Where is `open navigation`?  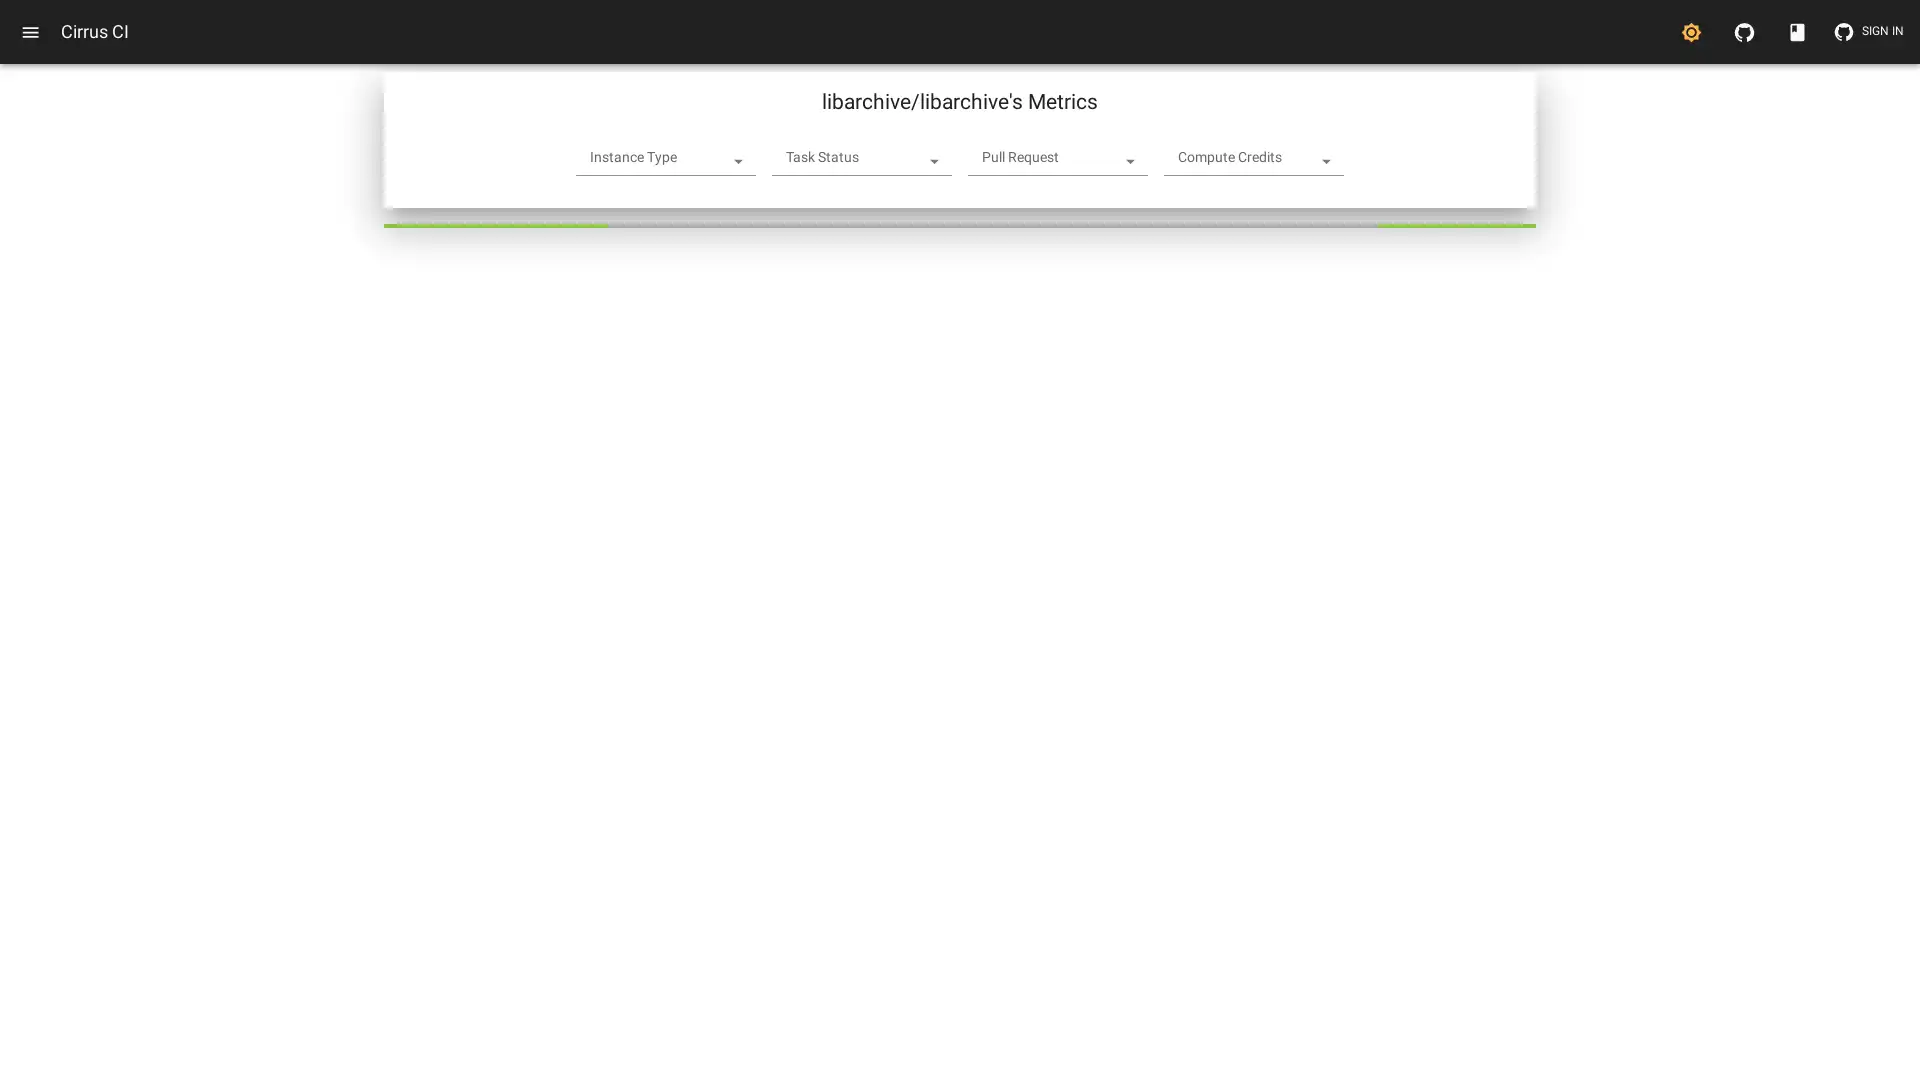 open navigation is located at coordinates (30, 31).